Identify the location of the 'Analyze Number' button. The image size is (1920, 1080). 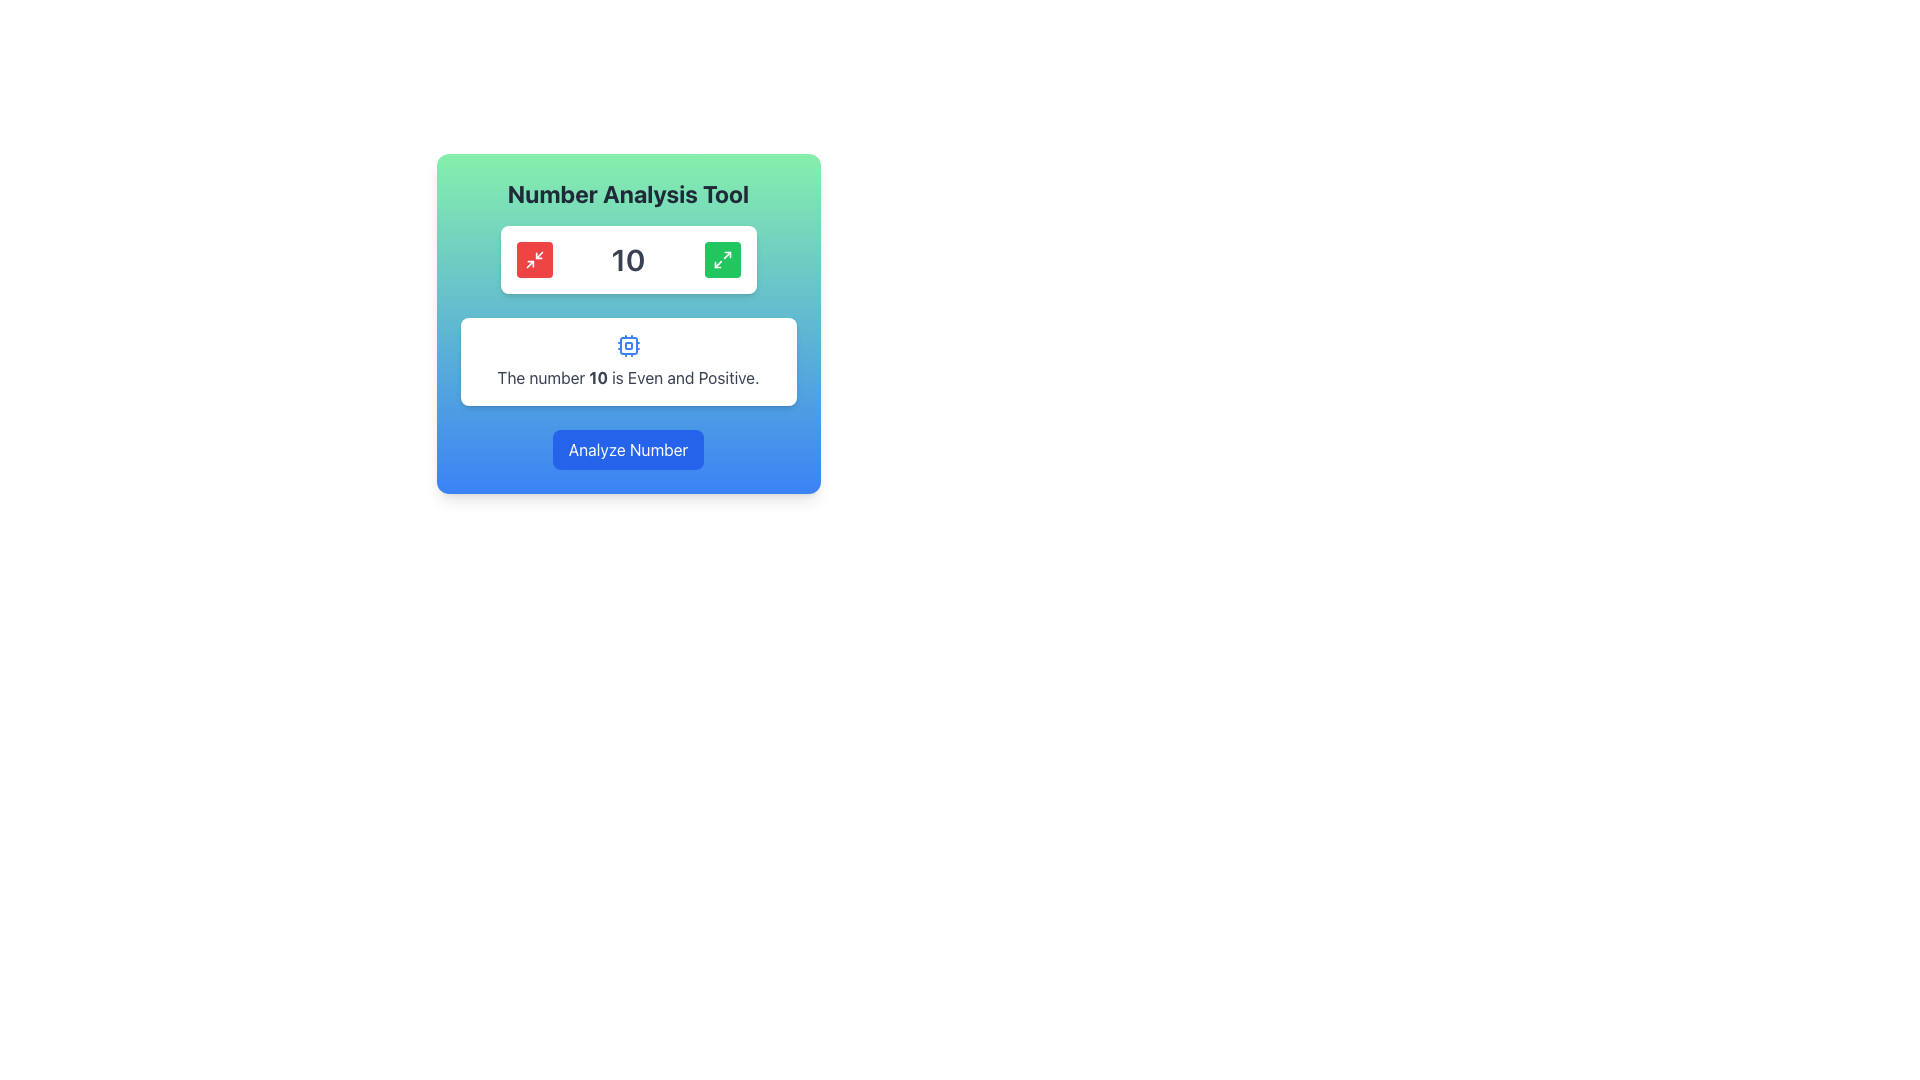
(627, 450).